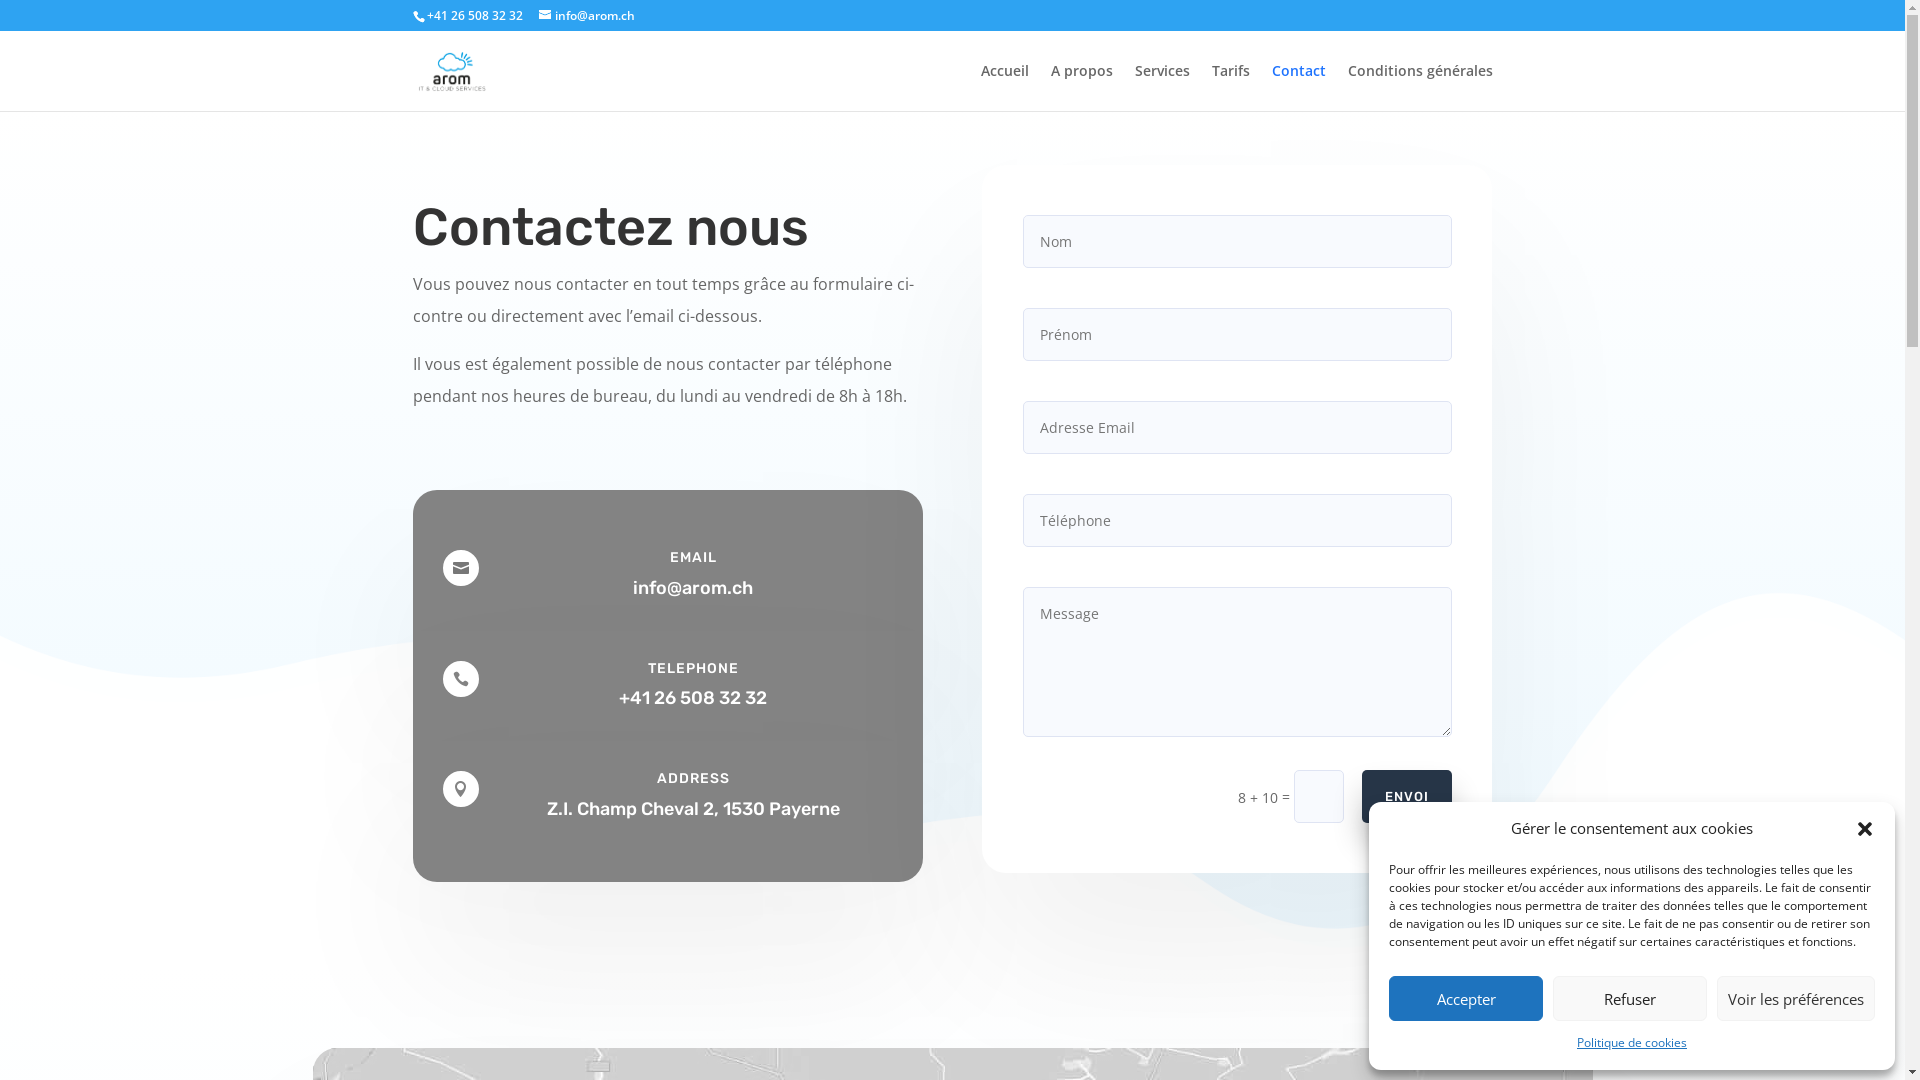  What do you see at coordinates (1632, 1041) in the screenshot?
I see `'Politique de cookies'` at bounding box center [1632, 1041].